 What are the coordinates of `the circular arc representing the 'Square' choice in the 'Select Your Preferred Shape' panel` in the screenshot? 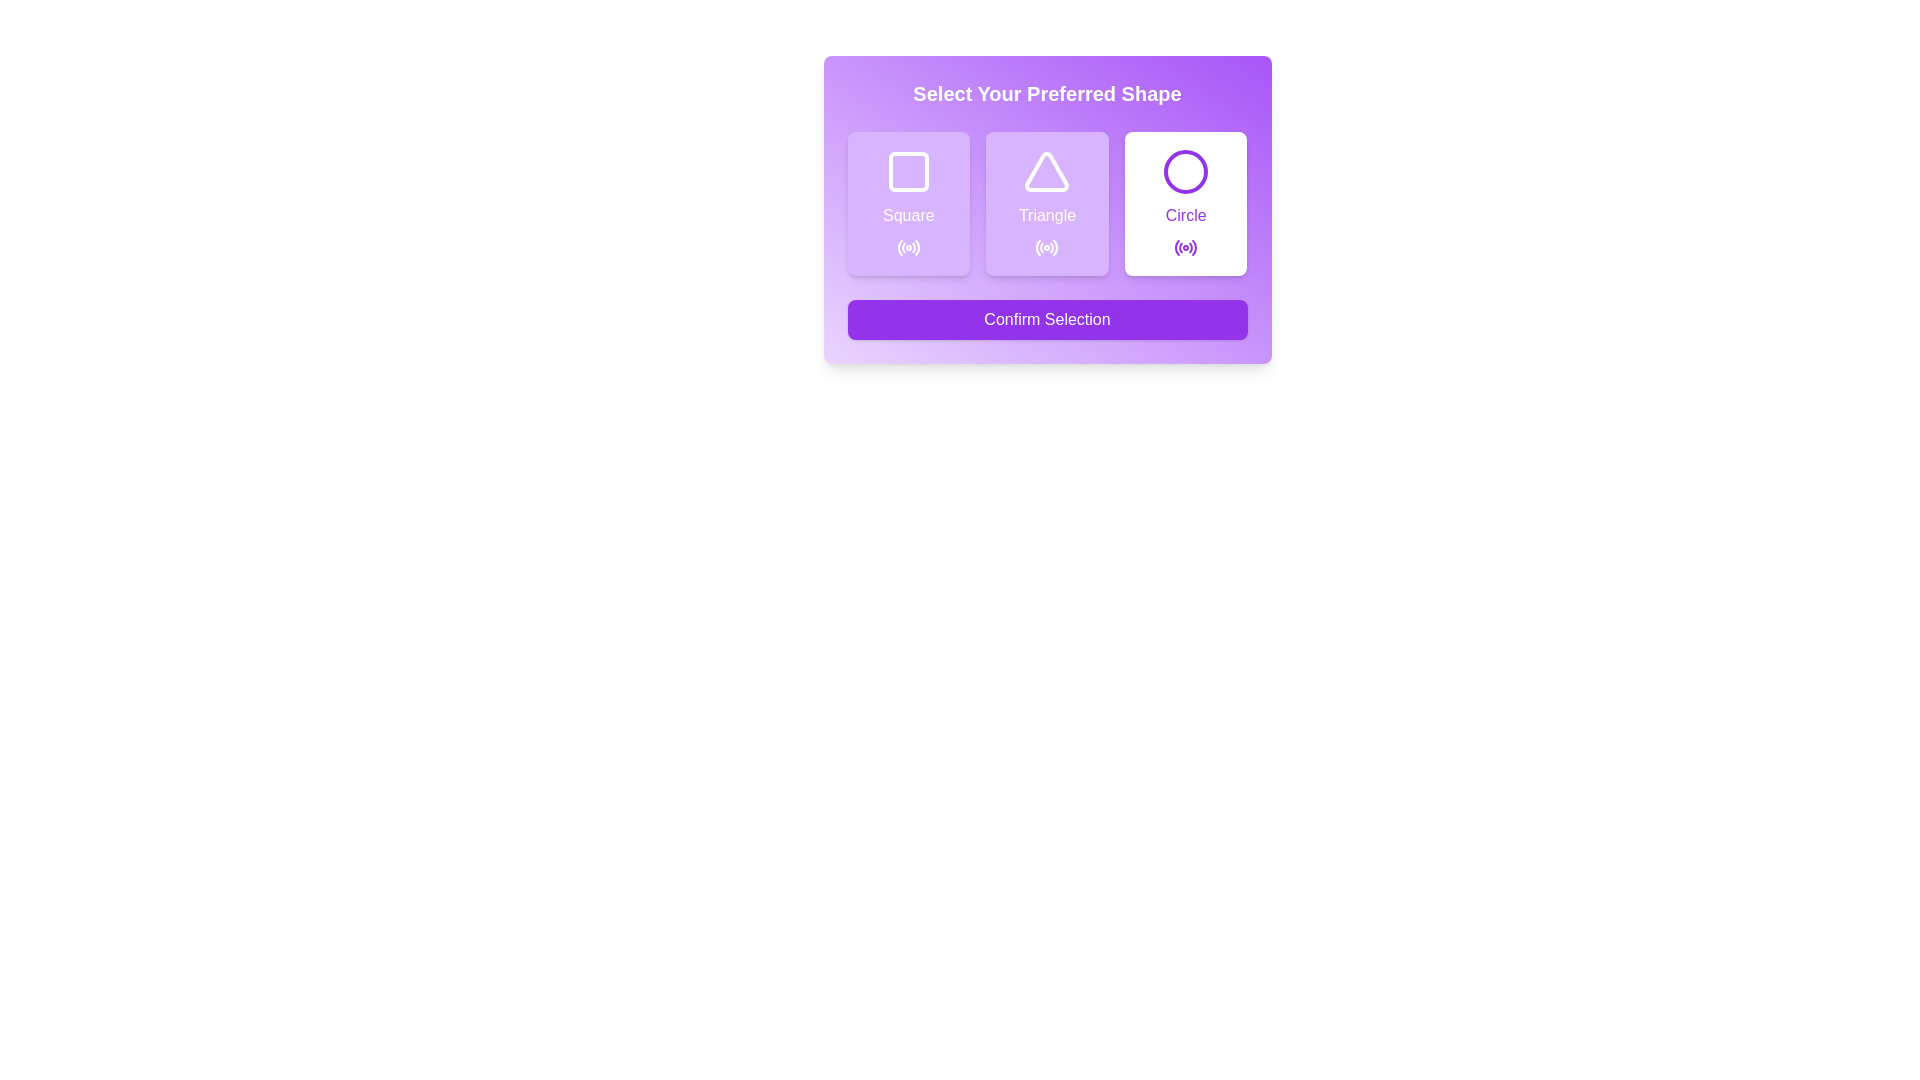 It's located at (899, 246).